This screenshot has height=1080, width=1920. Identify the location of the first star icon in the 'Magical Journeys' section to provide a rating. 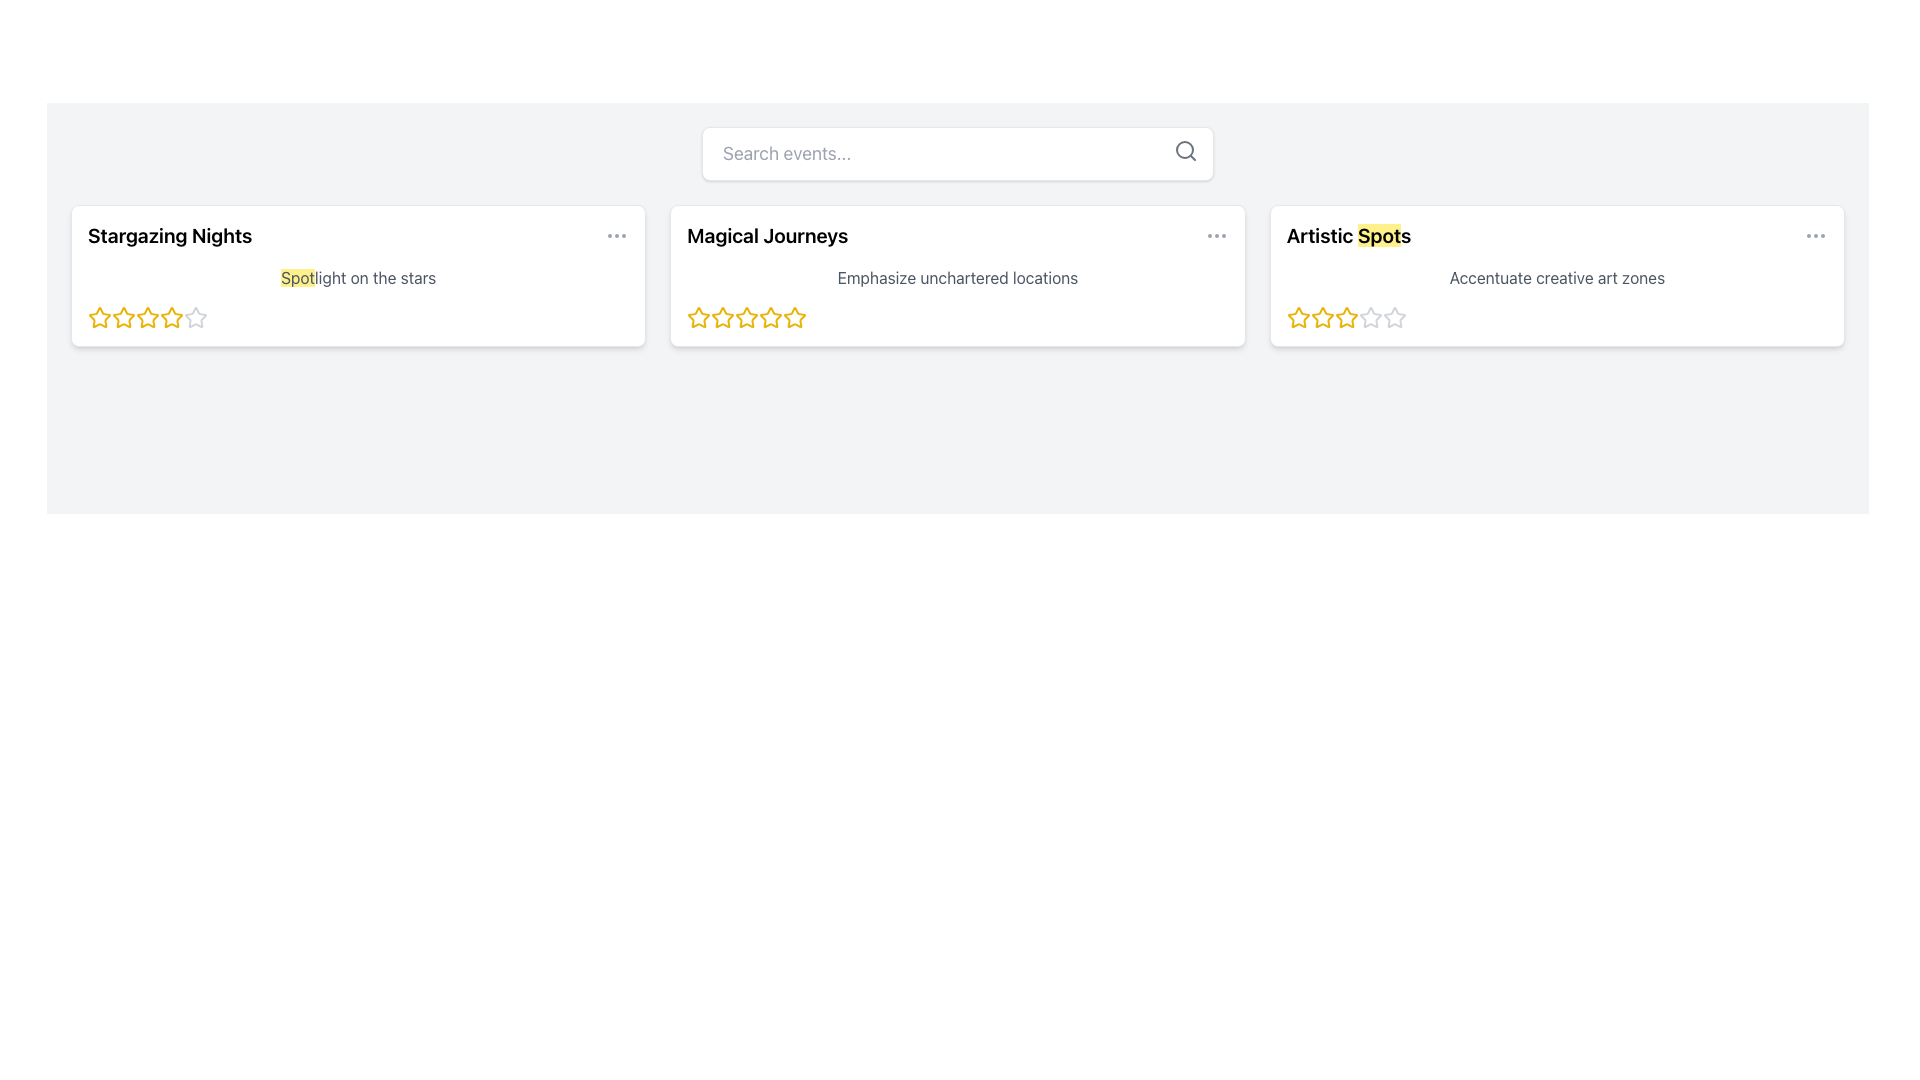
(699, 316).